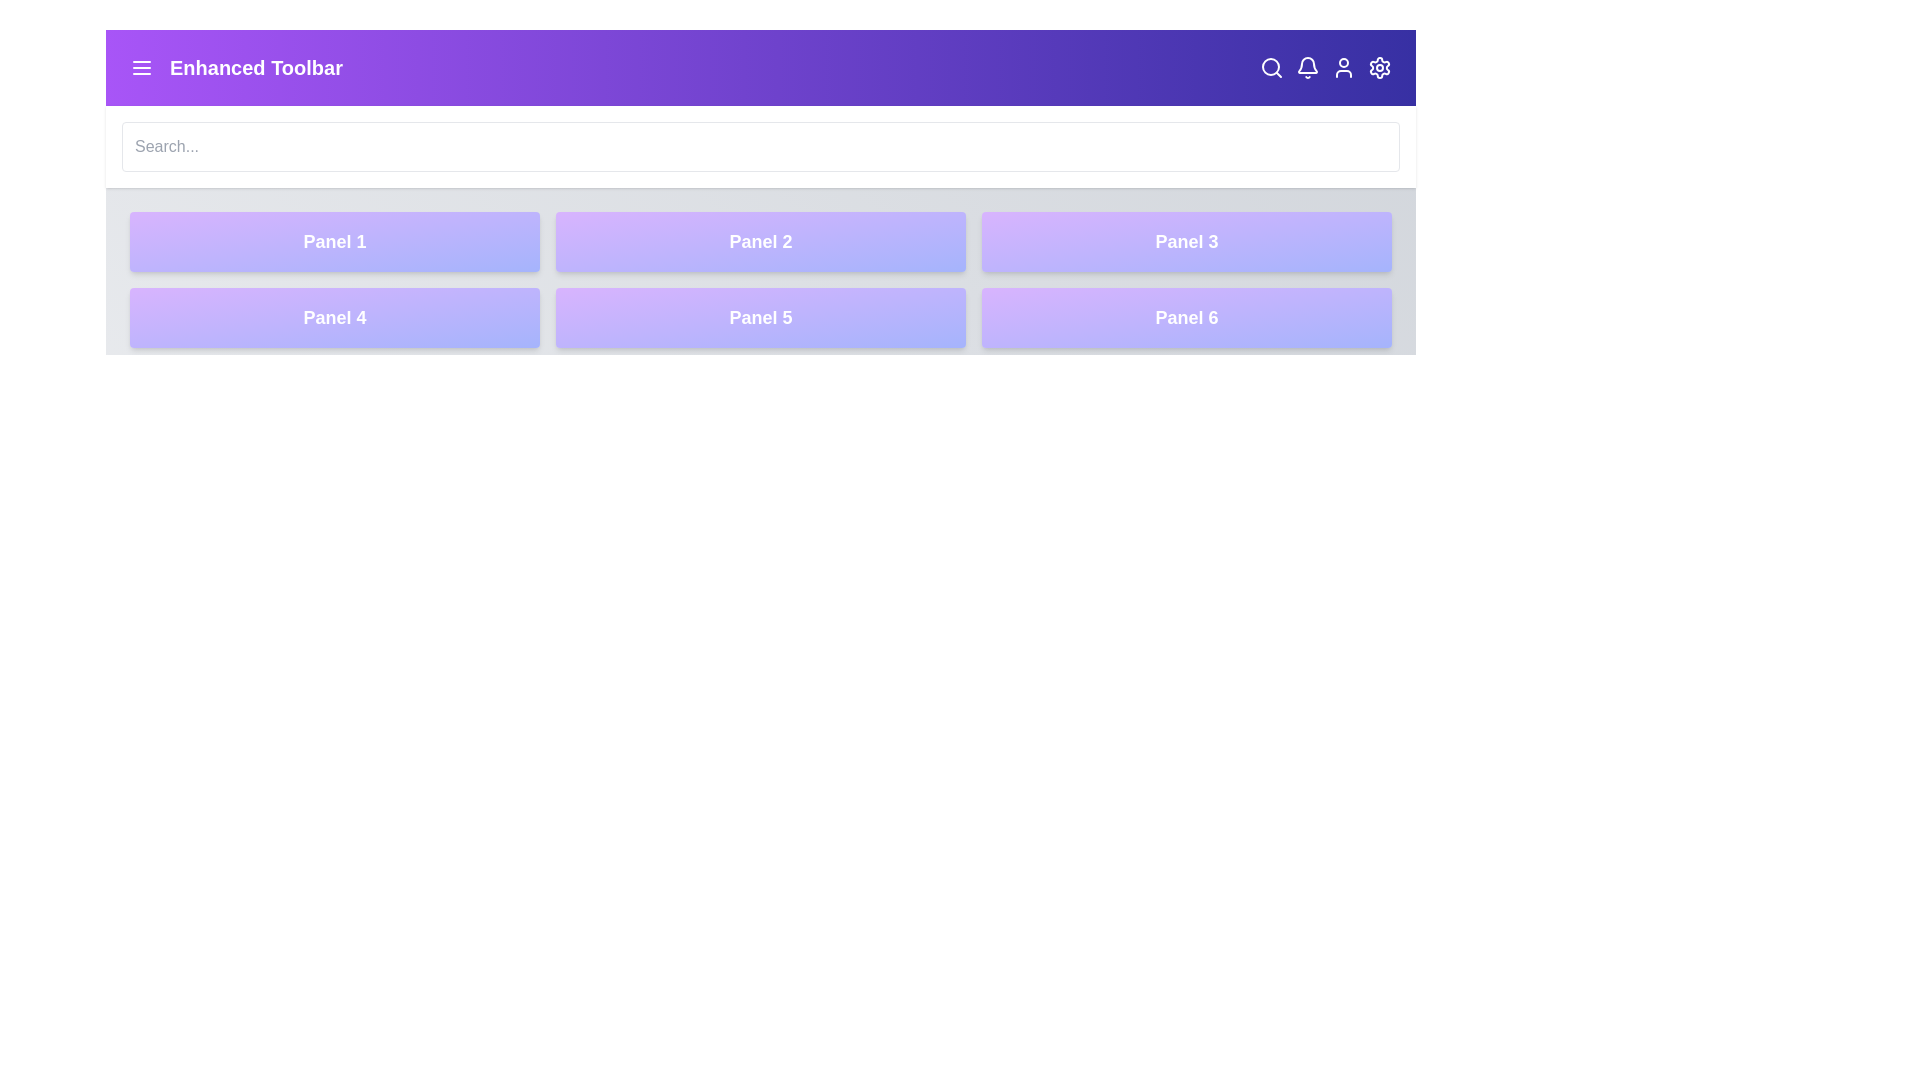 This screenshot has width=1920, height=1080. I want to click on the search icon to toggle the visibility of the search bar, so click(1271, 67).